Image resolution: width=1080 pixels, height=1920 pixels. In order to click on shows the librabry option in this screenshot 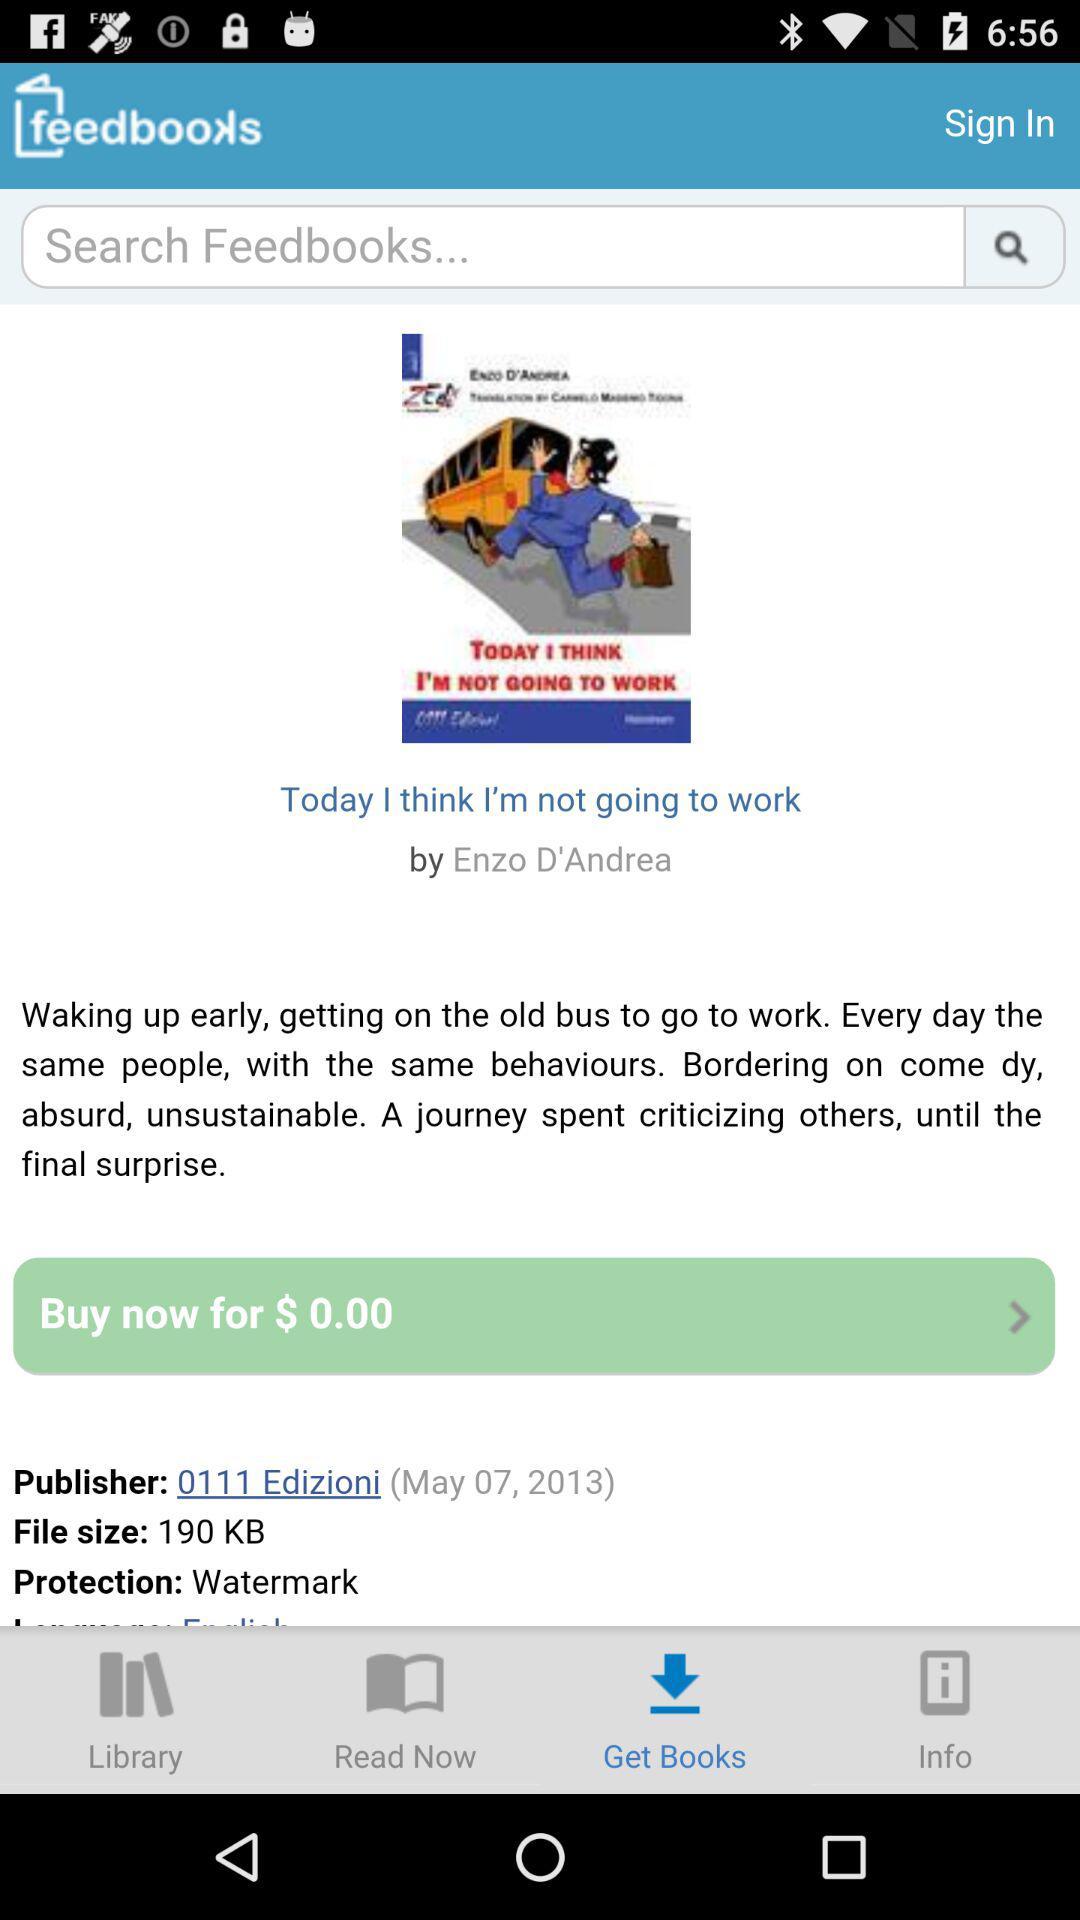, I will do `click(135, 1708)`.